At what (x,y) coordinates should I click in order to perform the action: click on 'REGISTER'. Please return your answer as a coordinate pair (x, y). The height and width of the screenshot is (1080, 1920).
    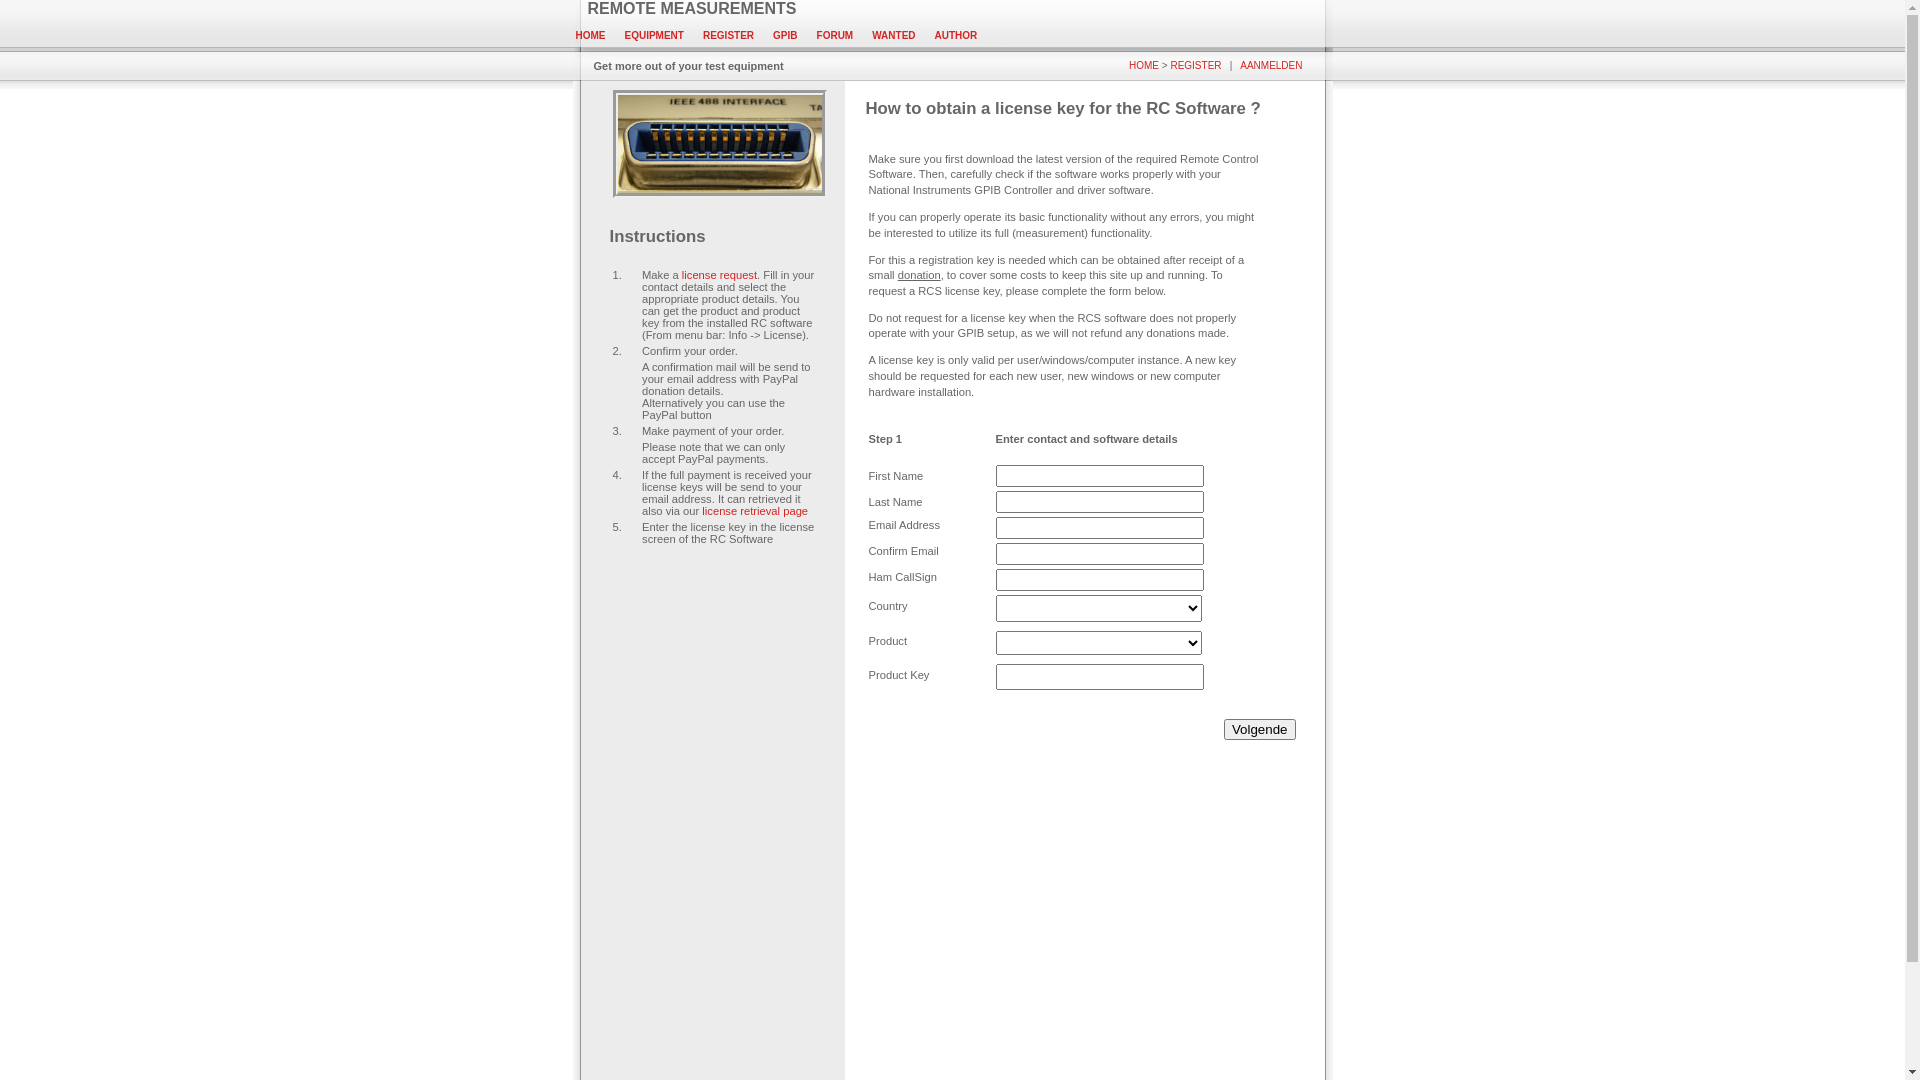
    Looking at the image, I should click on (727, 35).